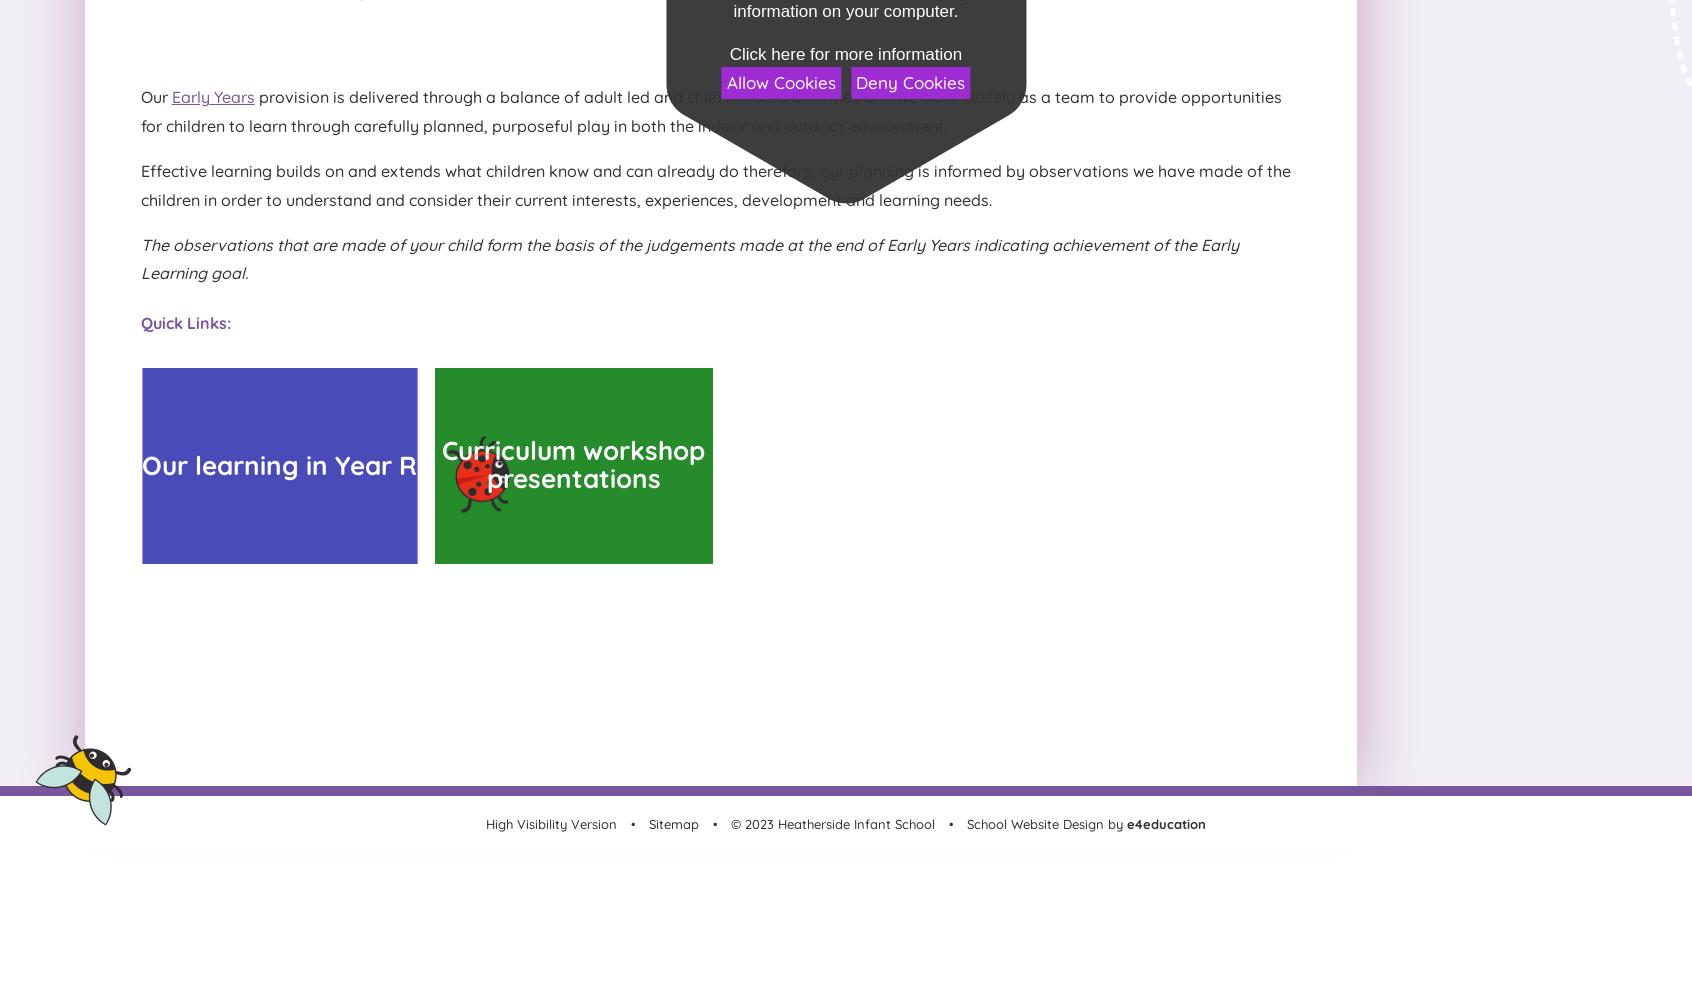 This screenshot has width=1692, height=1000. Describe the element at coordinates (154, 96) in the screenshot. I see `'Our'` at that location.